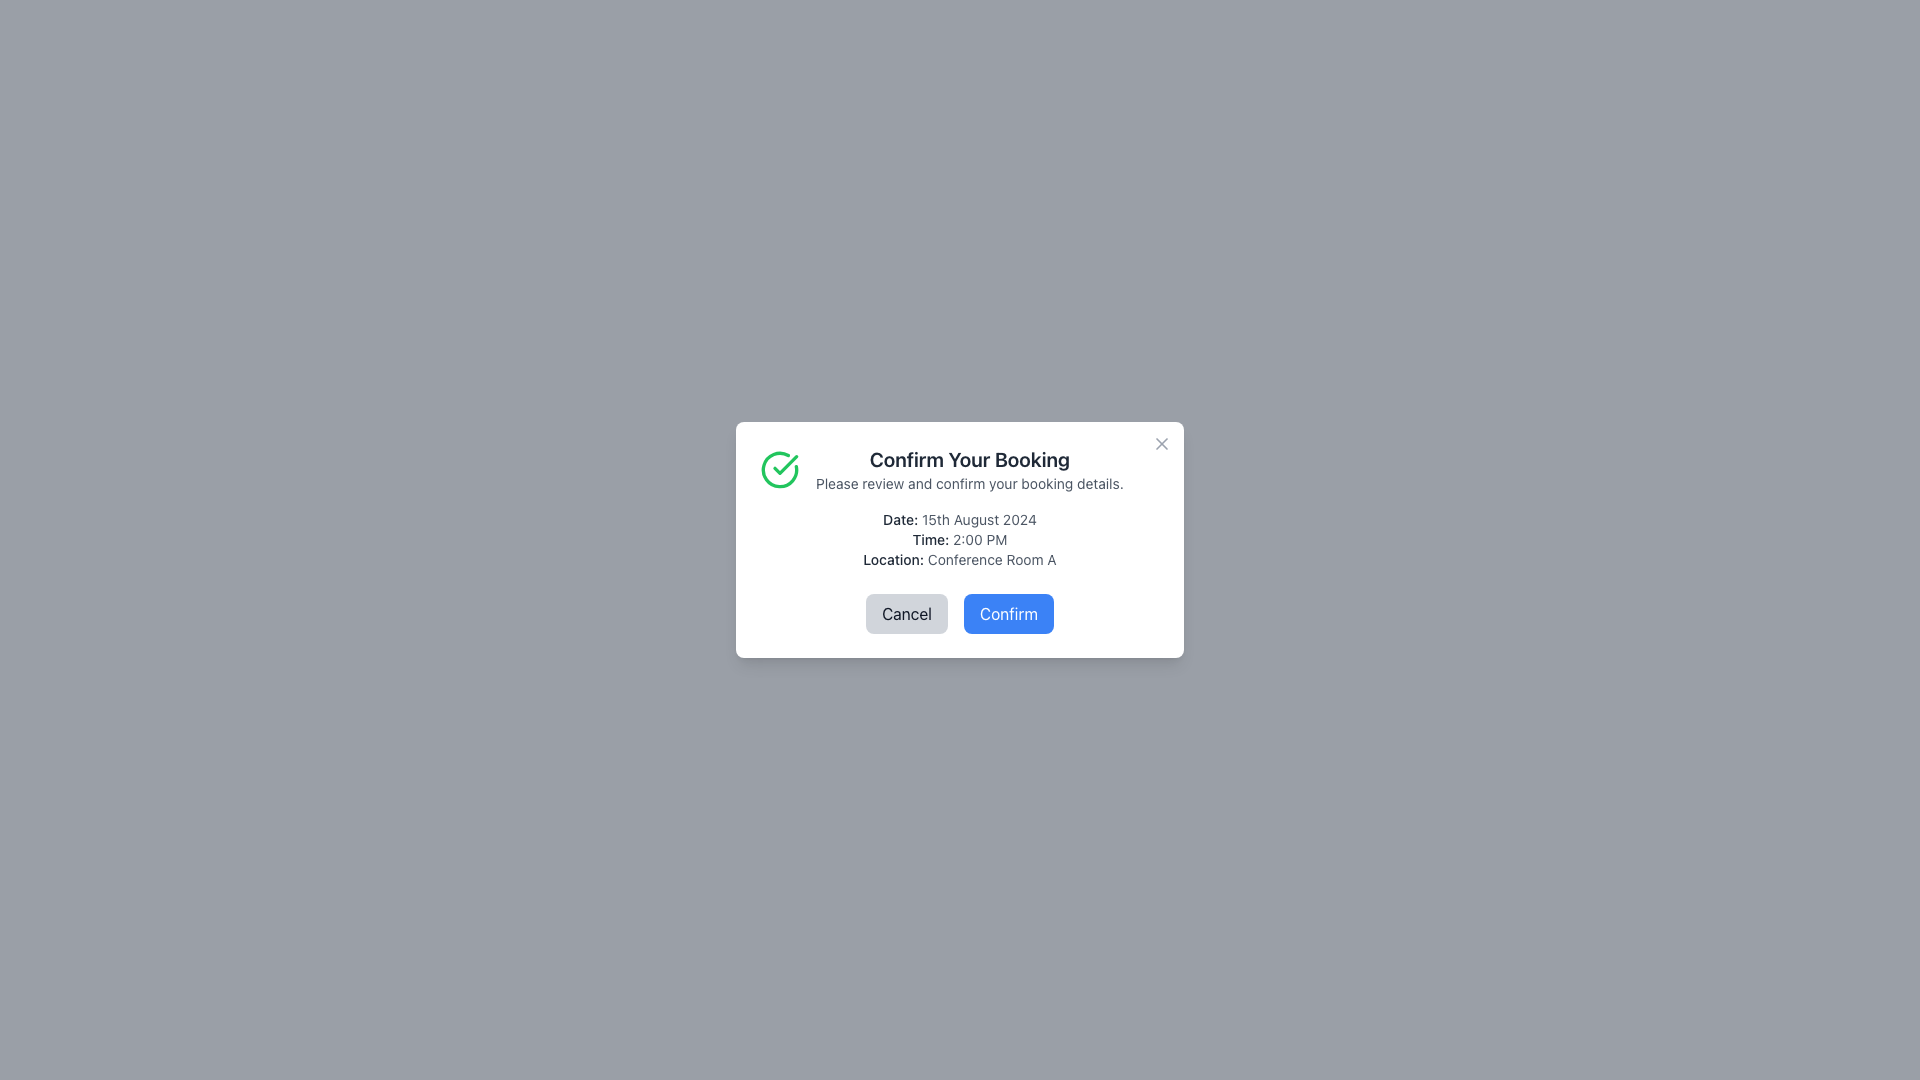 This screenshot has height=1080, width=1920. I want to click on the 'Cancel' button with a gray background and white text located at the bottom section of the 'Confirm Your Booking' modal dialogue, so click(906, 612).